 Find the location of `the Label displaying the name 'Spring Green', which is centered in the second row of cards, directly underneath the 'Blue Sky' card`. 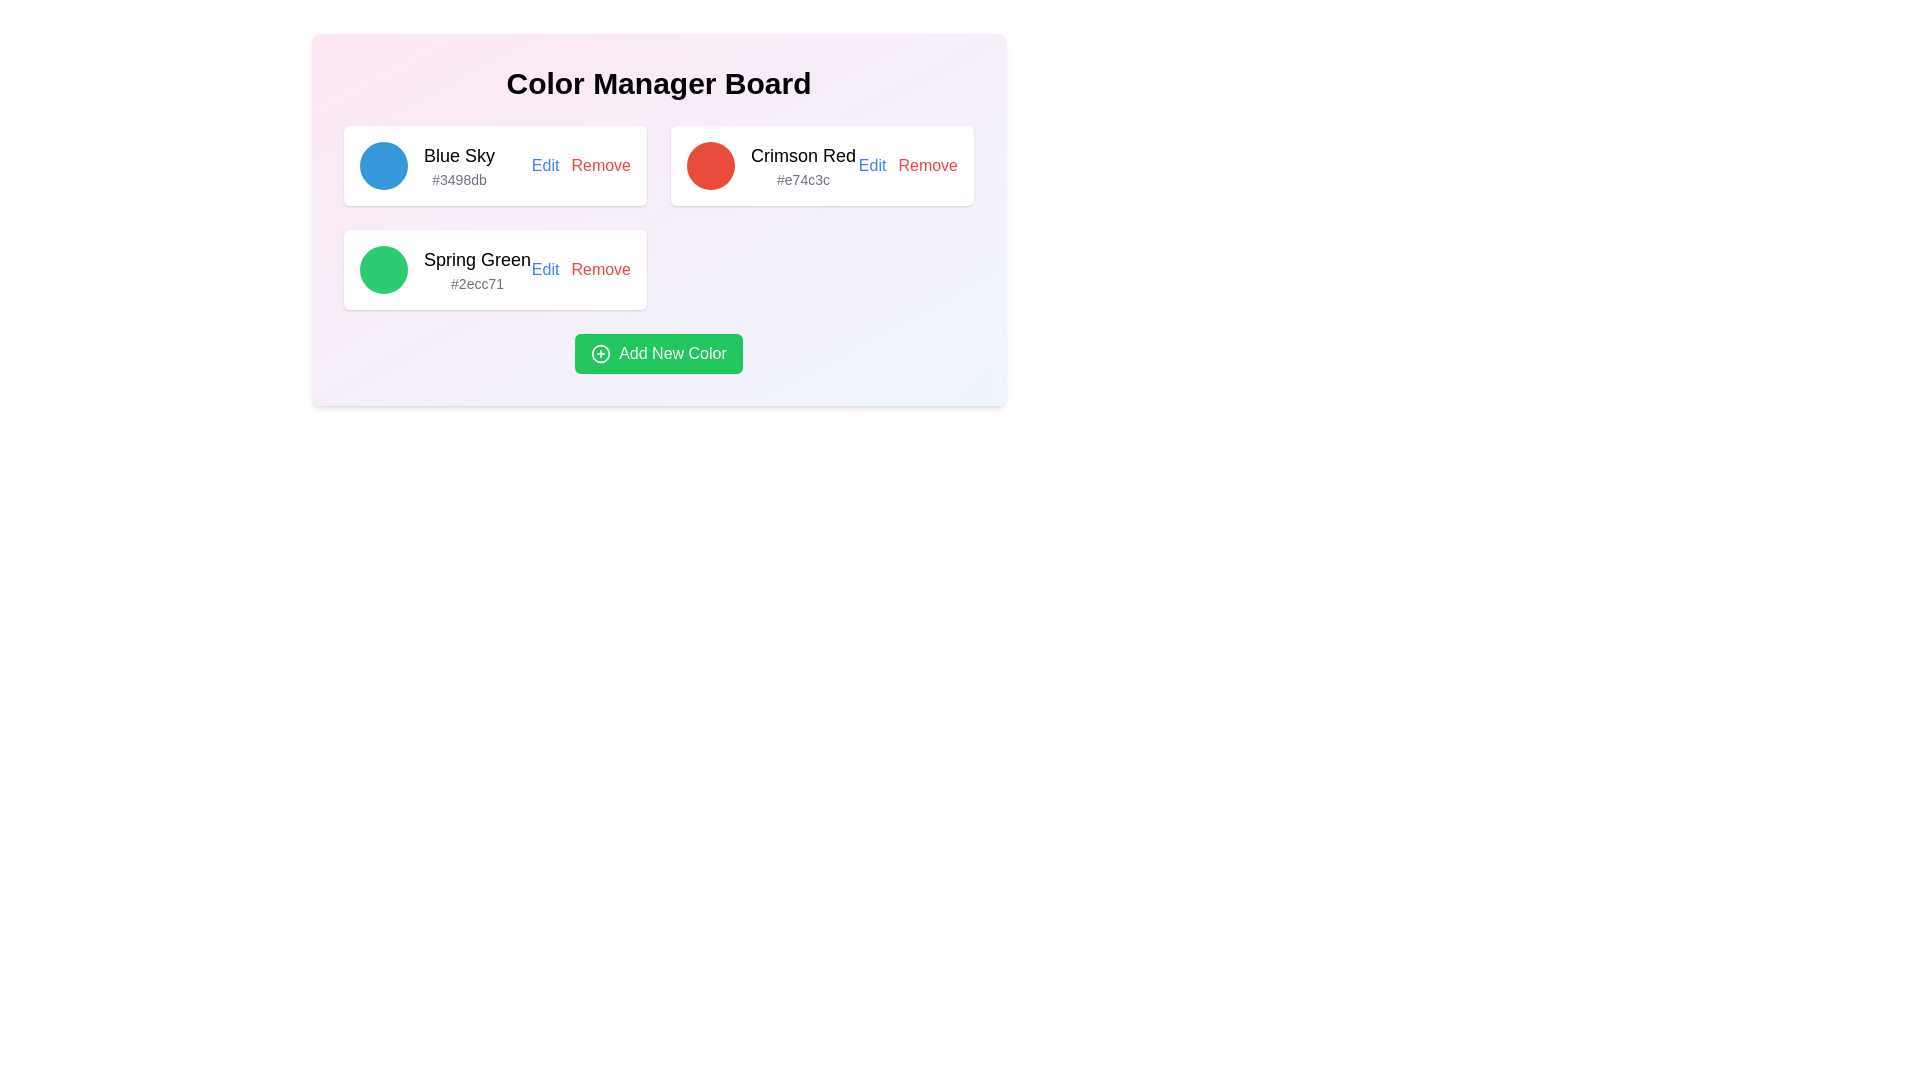

the Label displaying the name 'Spring Green', which is centered in the second row of cards, directly underneath the 'Blue Sky' card is located at coordinates (476, 258).